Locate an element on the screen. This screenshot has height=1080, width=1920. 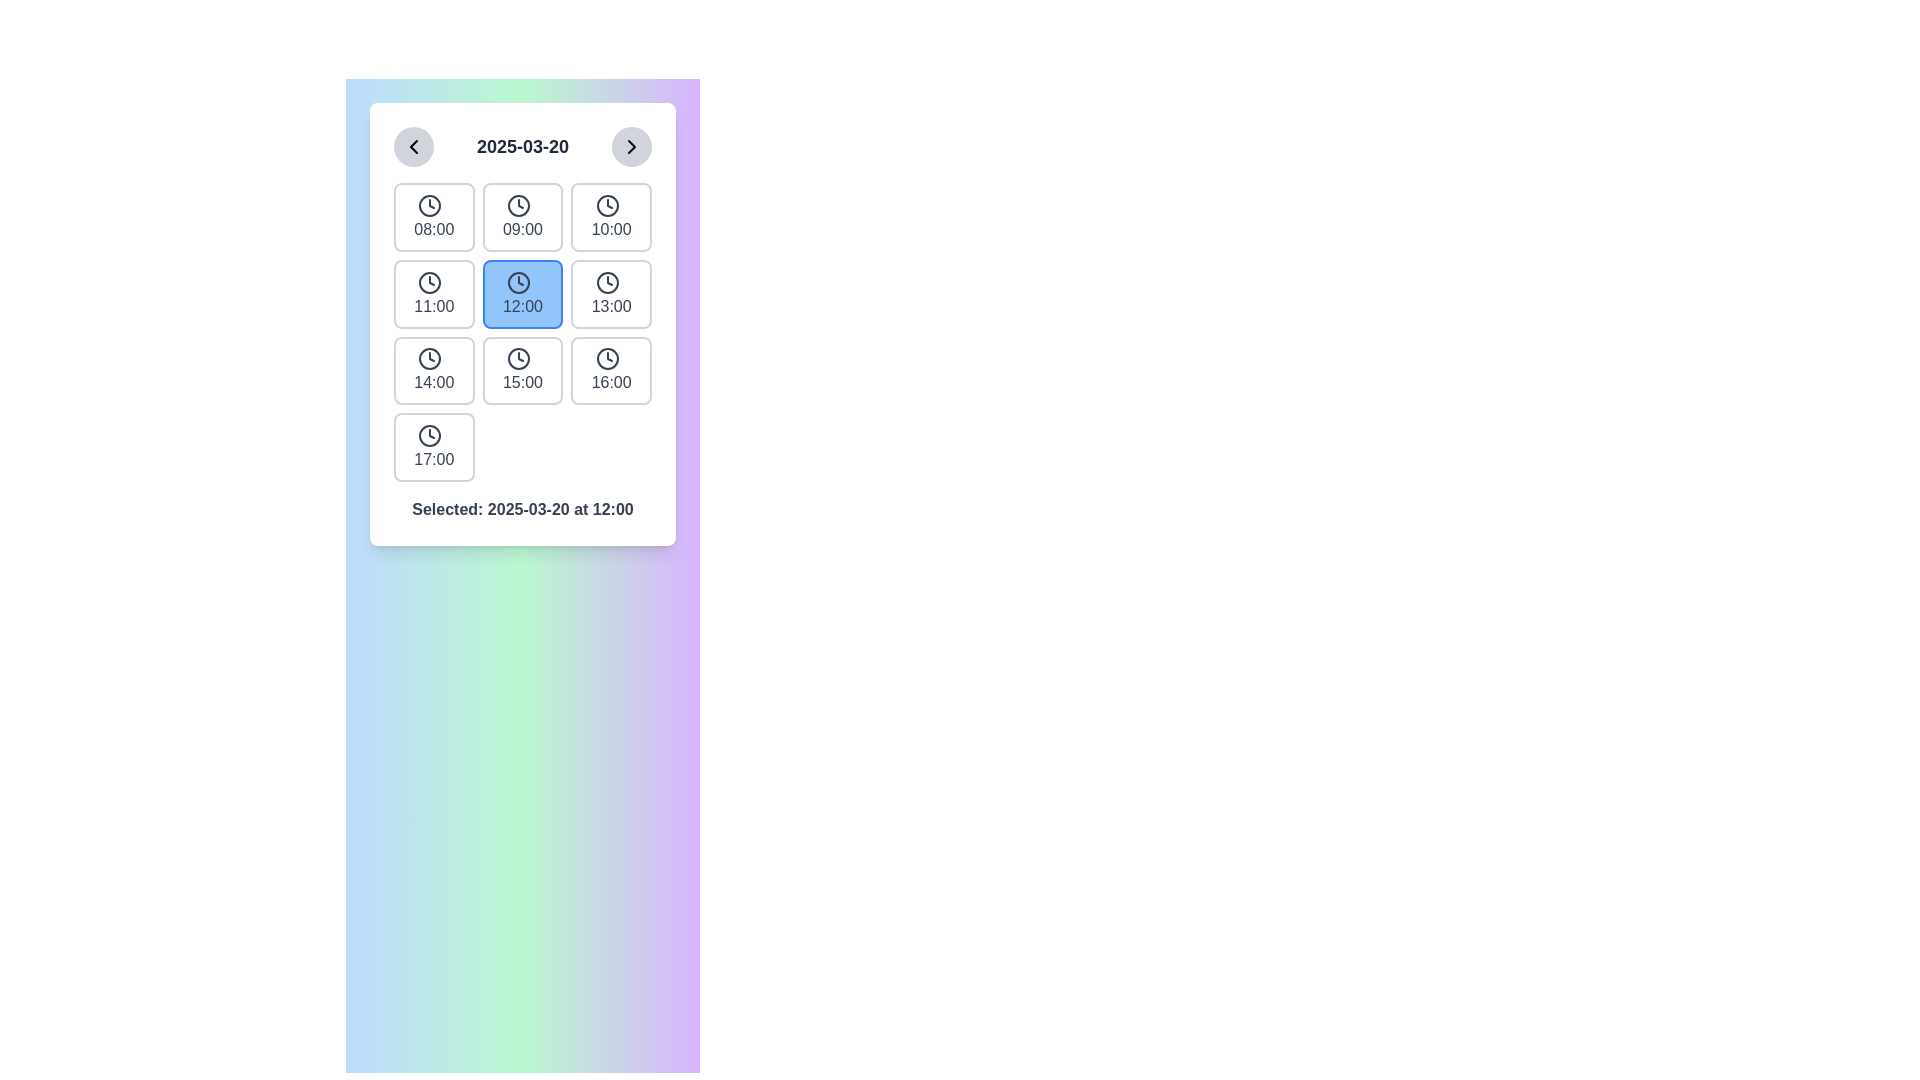
the button representing the selectable time option '12:00' is located at coordinates (523, 294).